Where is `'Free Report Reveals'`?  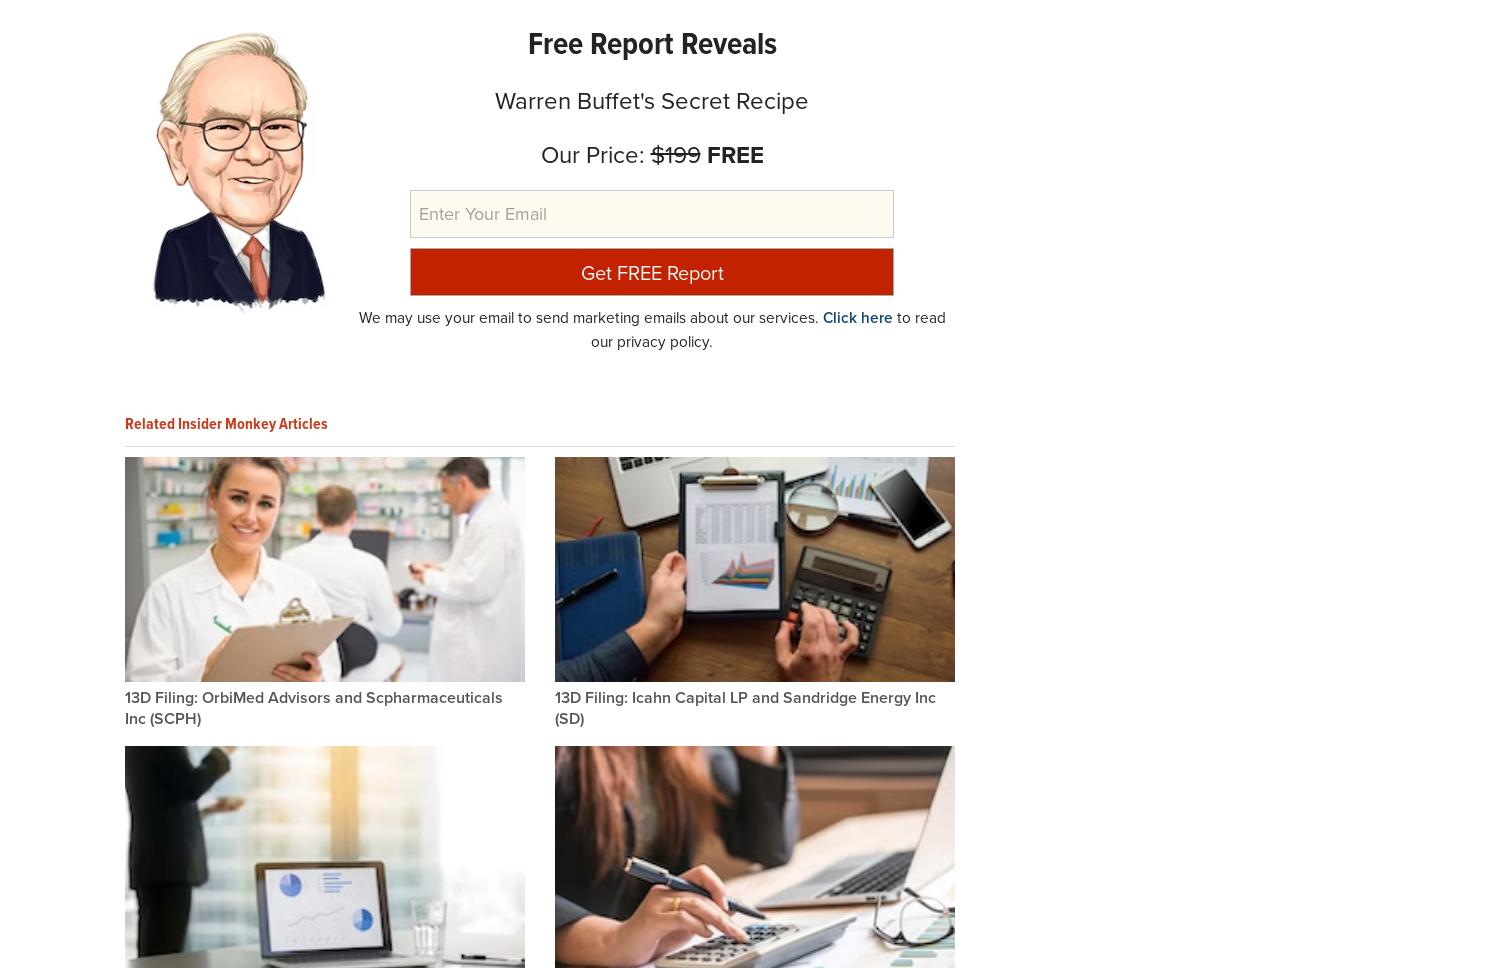
'Free Report Reveals' is located at coordinates (650, 41).